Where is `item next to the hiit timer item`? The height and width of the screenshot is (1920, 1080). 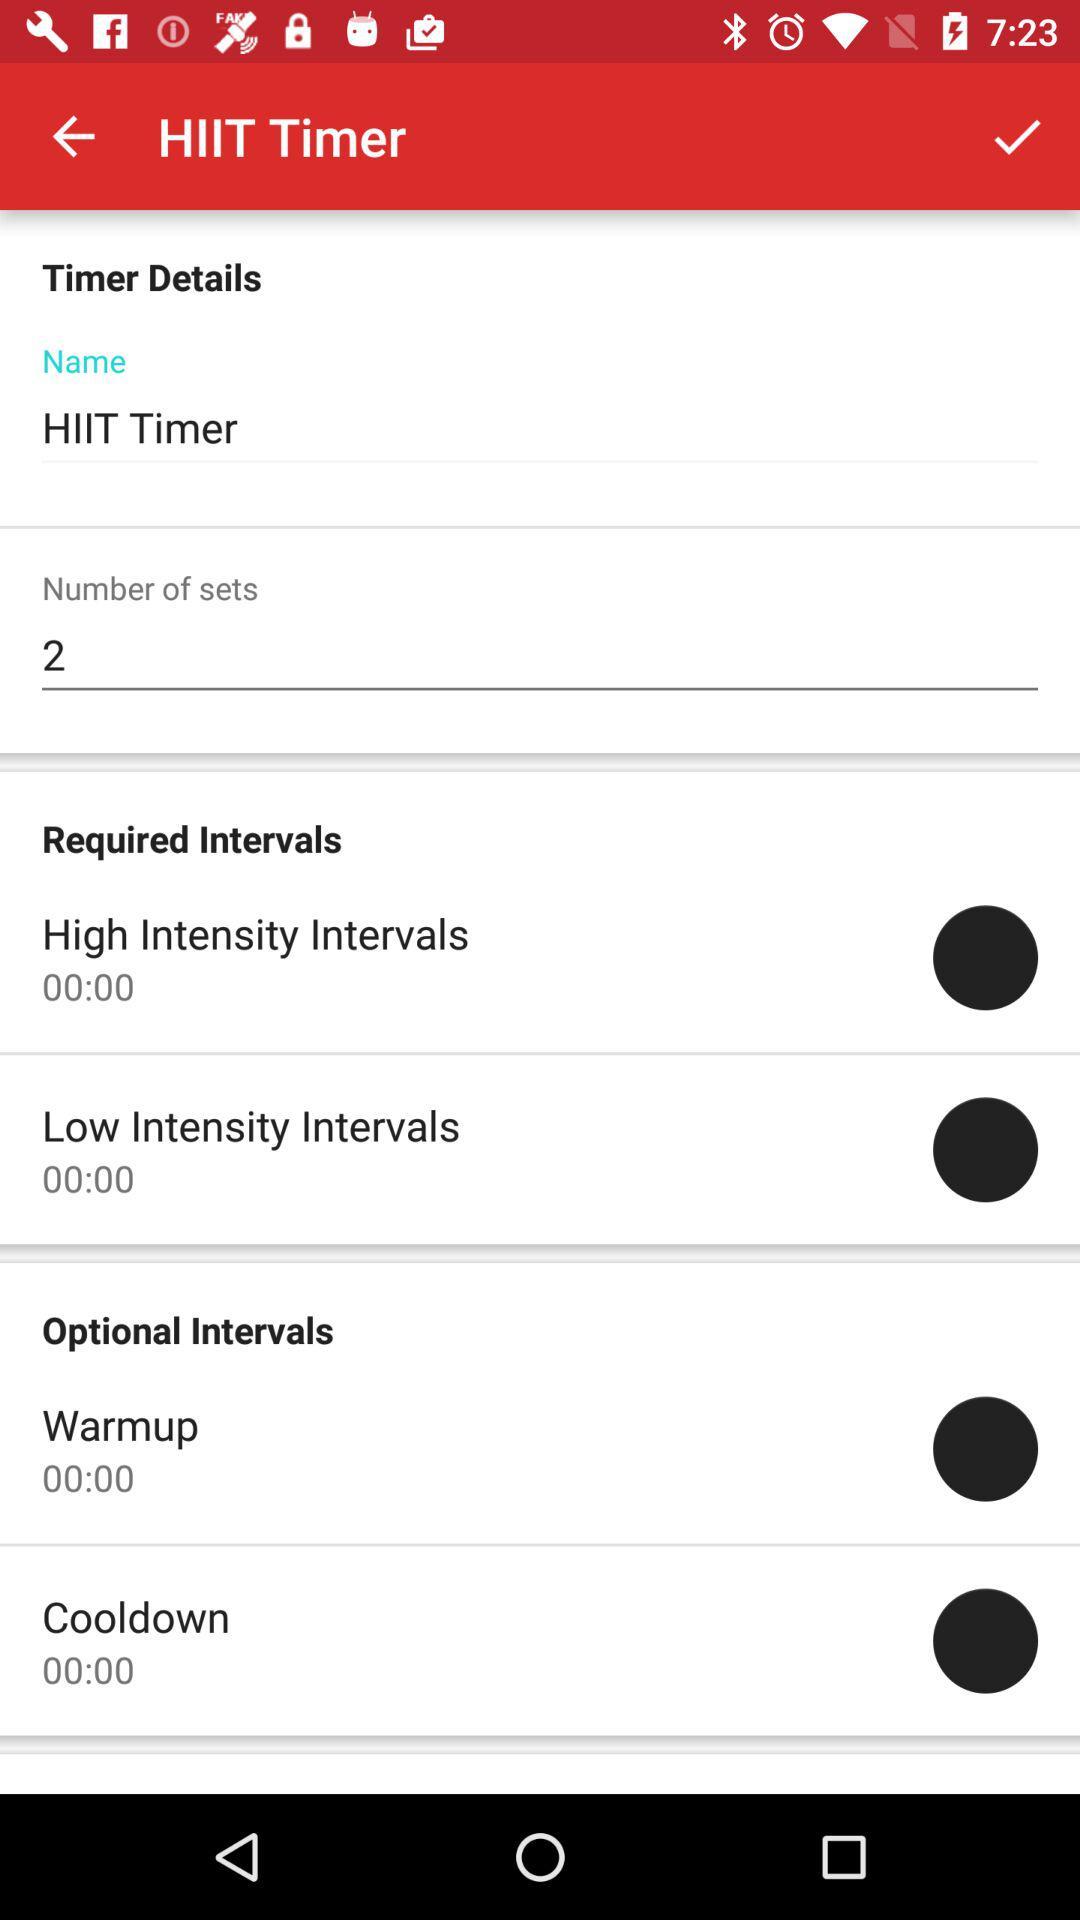 item next to the hiit timer item is located at coordinates (72, 135).